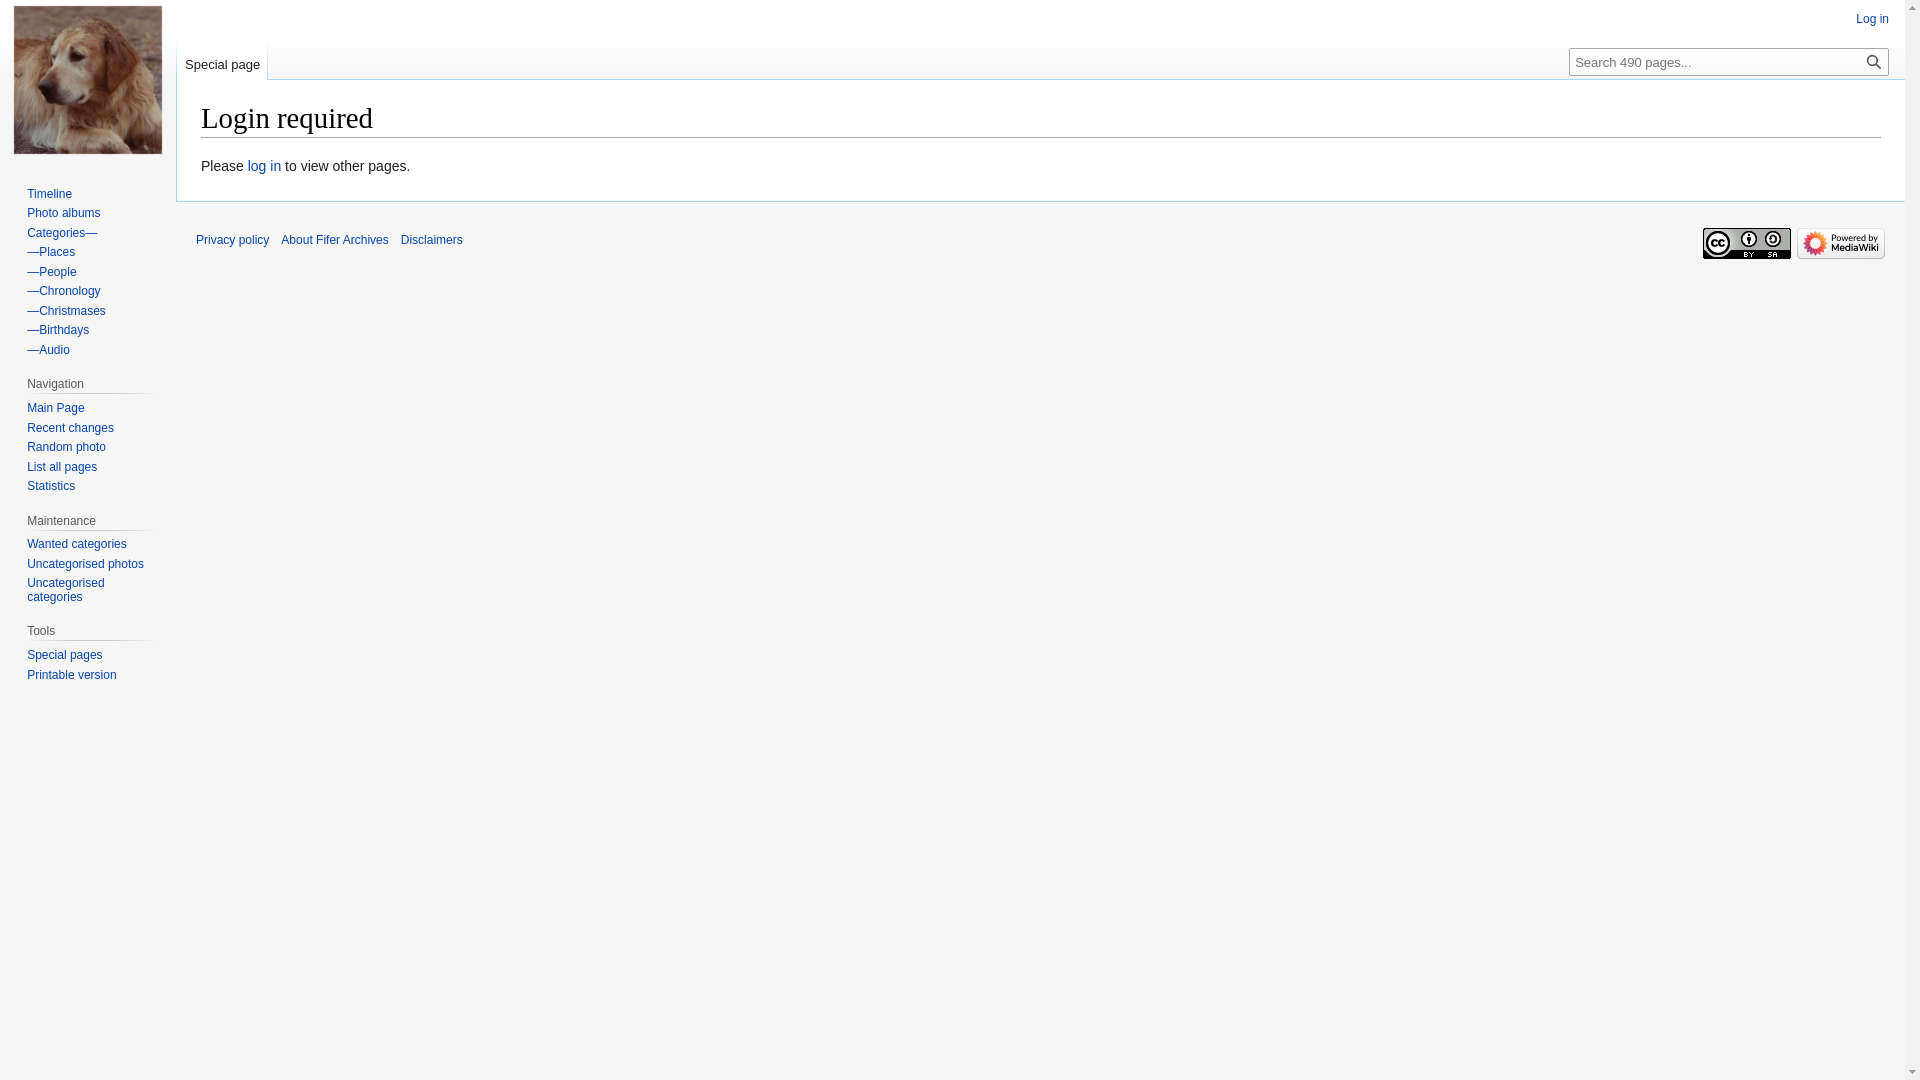 The height and width of the screenshot is (1080, 1920). Describe the element at coordinates (27, 446) in the screenshot. I see `'Random photo'` at that location.